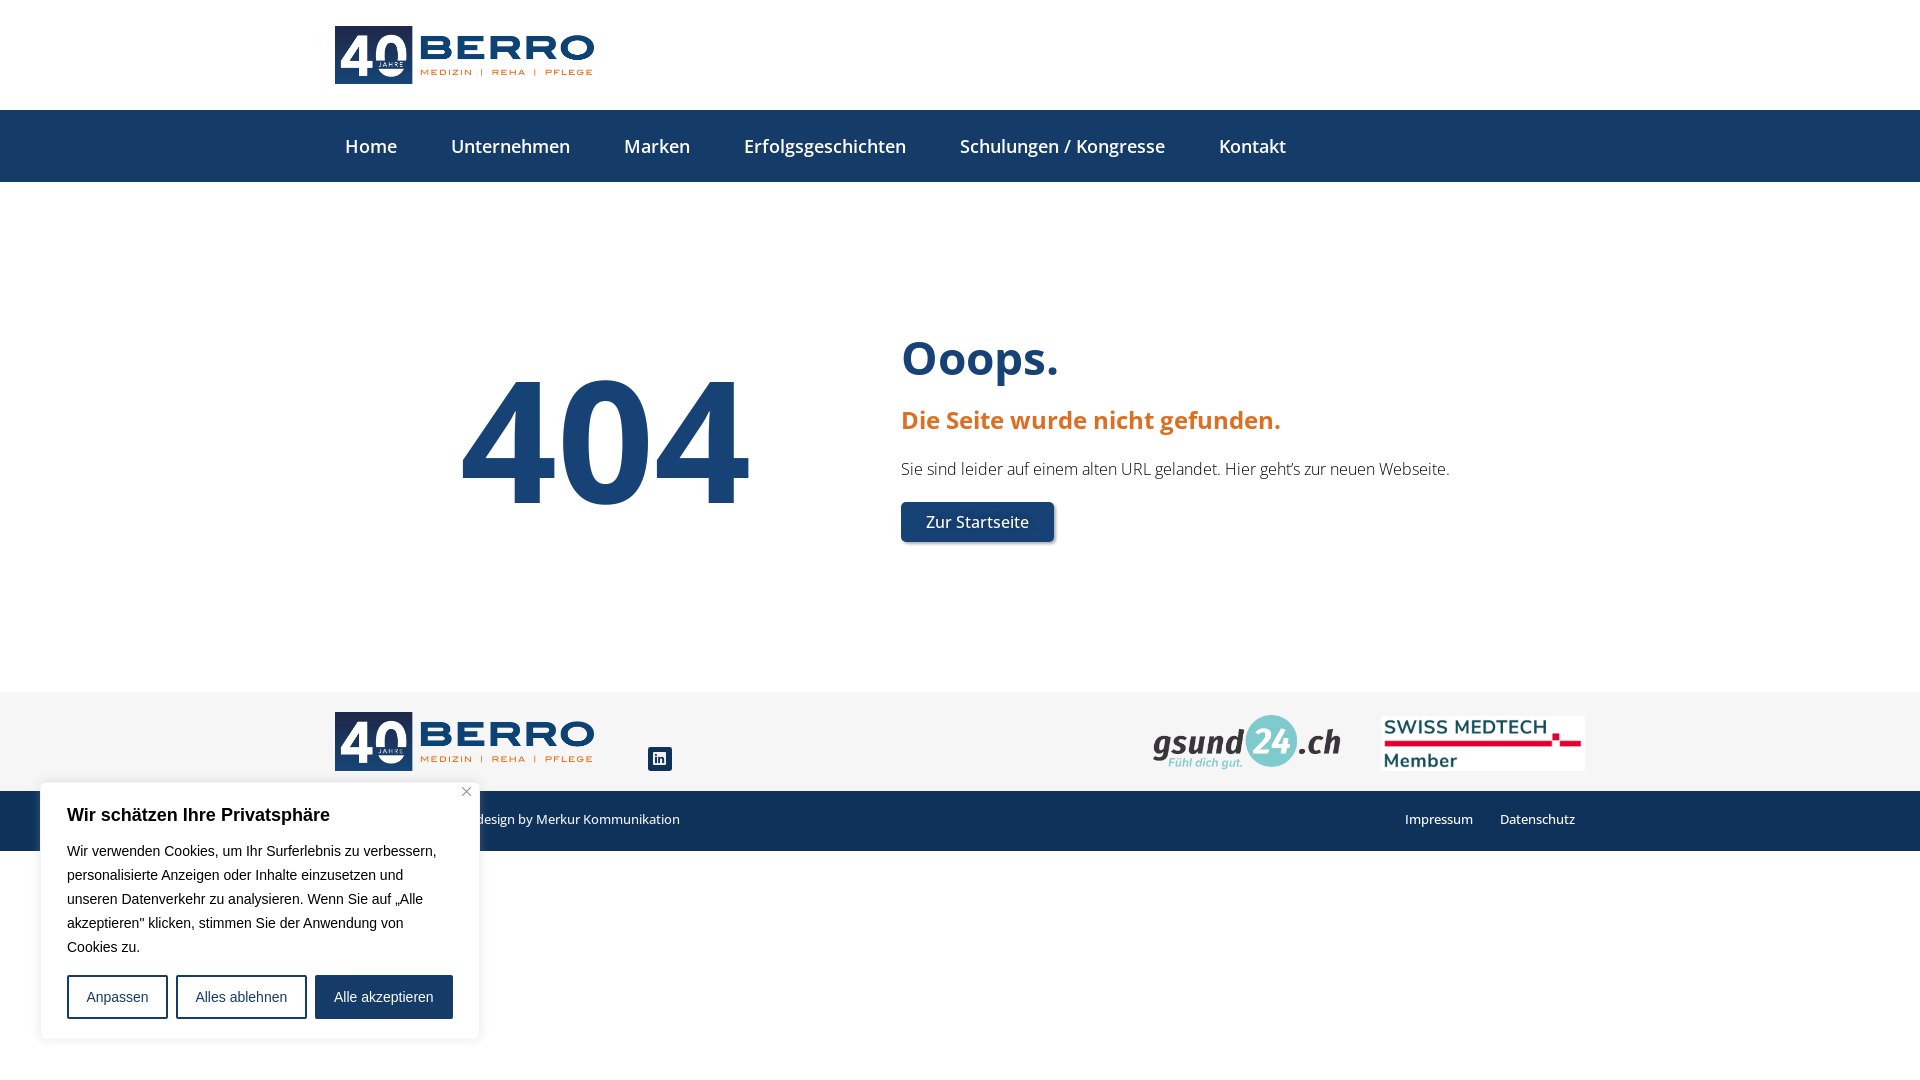 This screenshot has width=1920, height=1080. Describe the element at coordinates (603, 145) in the screenshot. I see `'Marken'` at that location.